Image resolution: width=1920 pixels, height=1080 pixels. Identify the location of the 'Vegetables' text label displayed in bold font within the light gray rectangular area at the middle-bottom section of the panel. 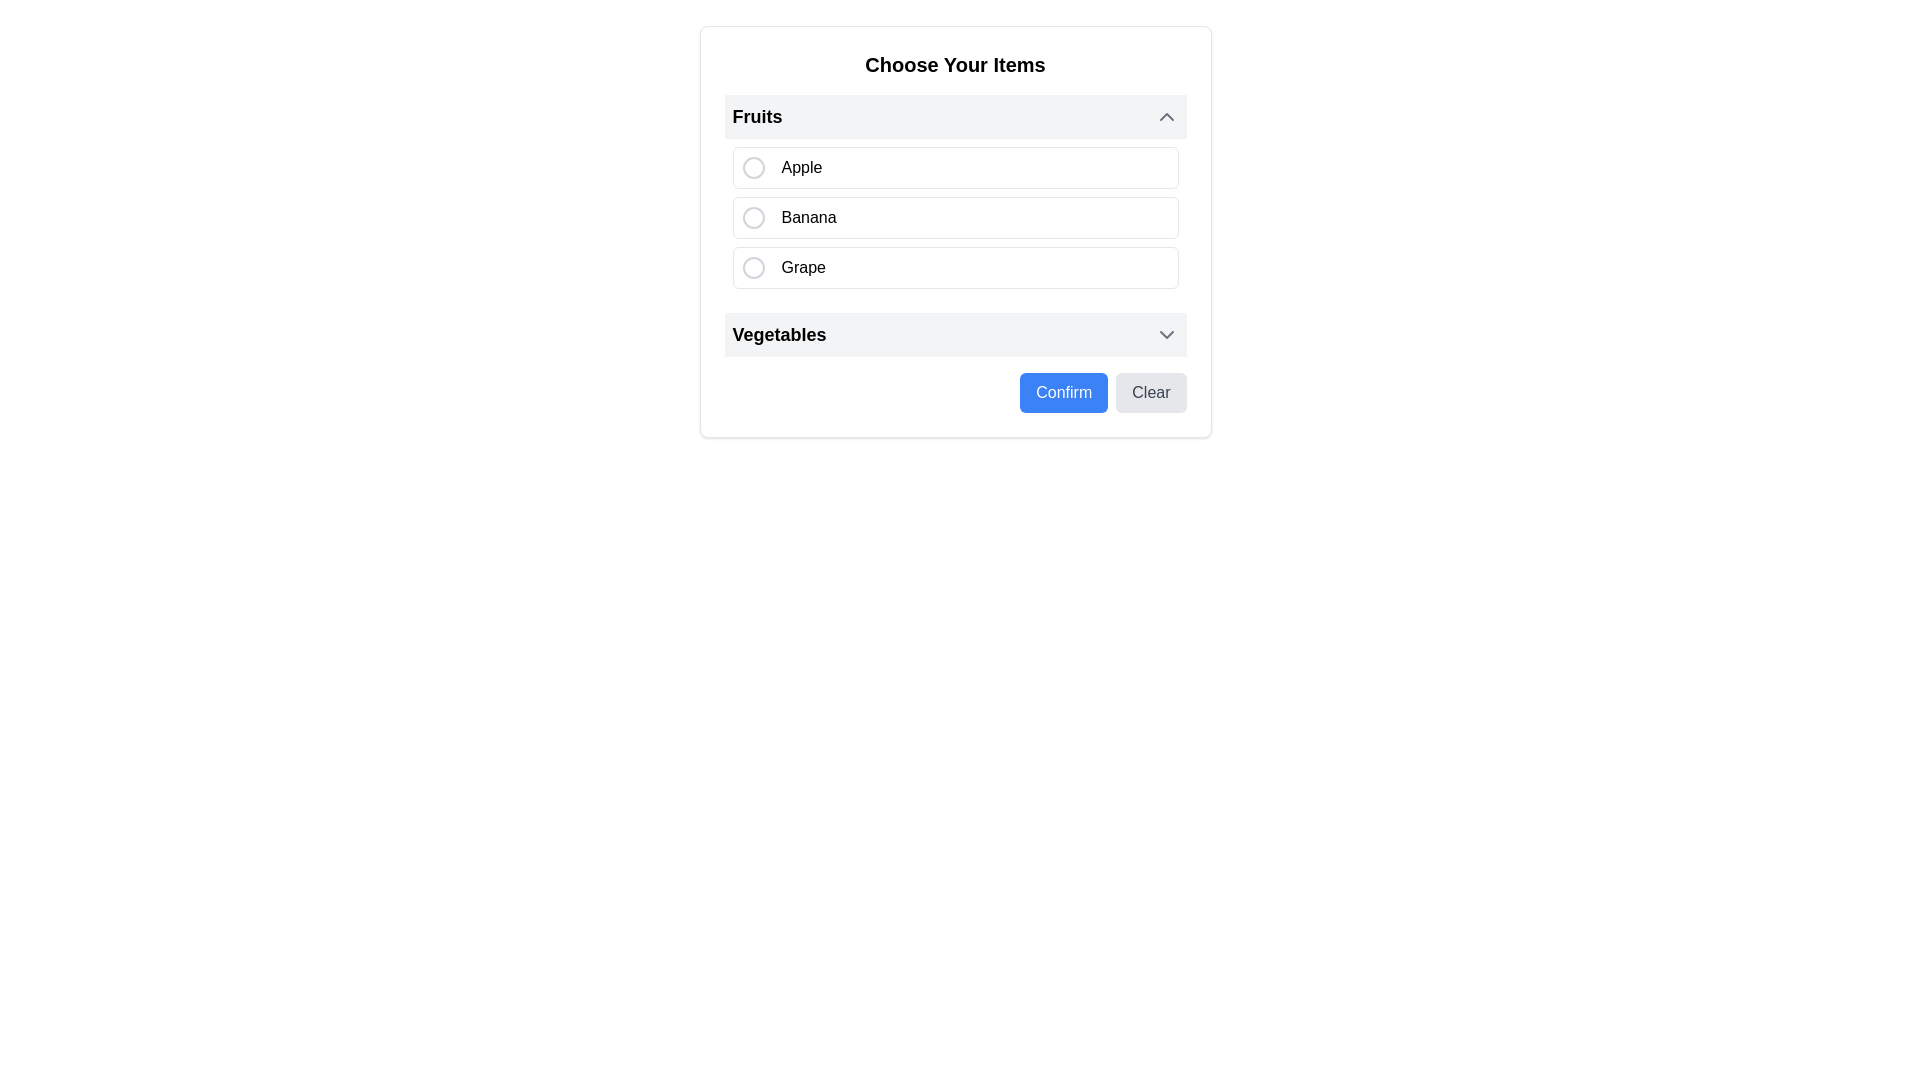
(778, 334).